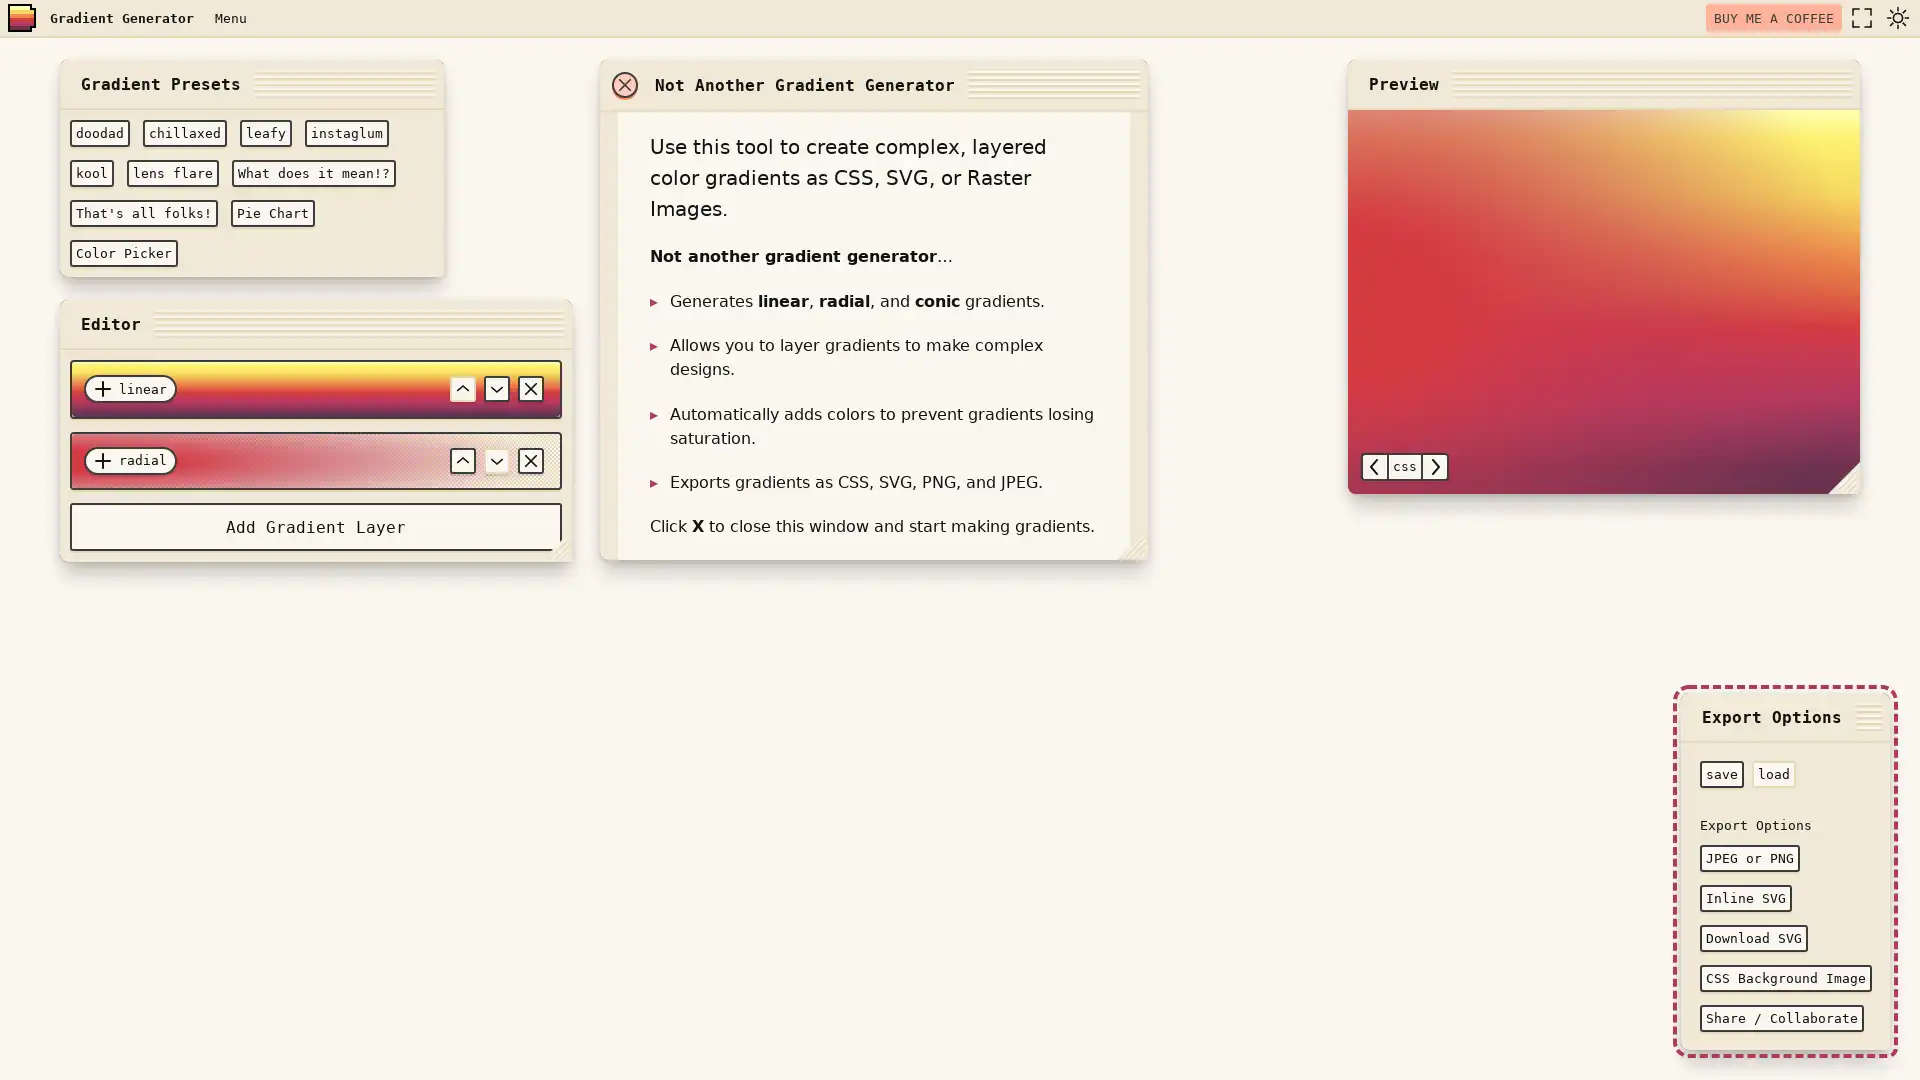 The width and height of the screenshot is (1920, 1080). Describe the element at coordinates (1896, 18) in the screenshot. I see `dark mode toggle` at that location.